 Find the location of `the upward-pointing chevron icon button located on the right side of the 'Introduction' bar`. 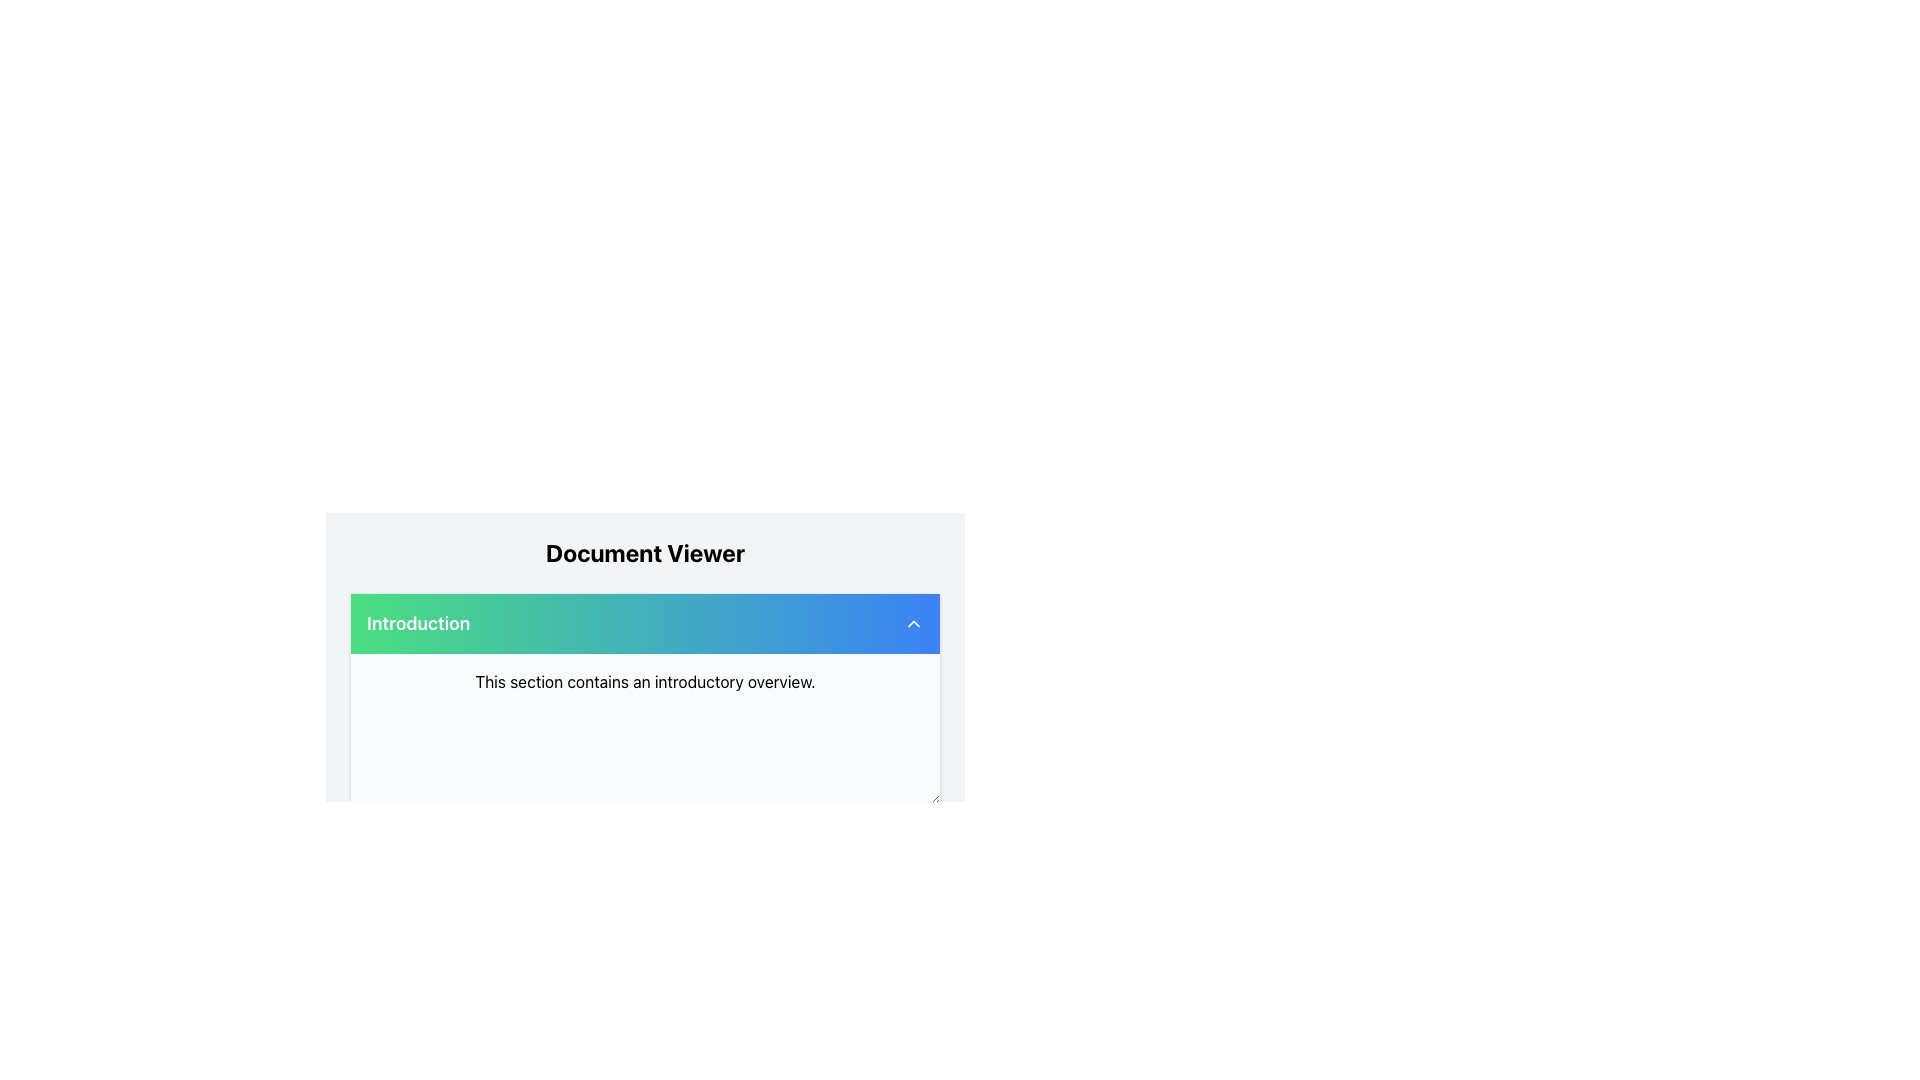

the upward-pointing chevron icon button located on the right side of the 'Introduction' bar is located at coordinates (912, 623).